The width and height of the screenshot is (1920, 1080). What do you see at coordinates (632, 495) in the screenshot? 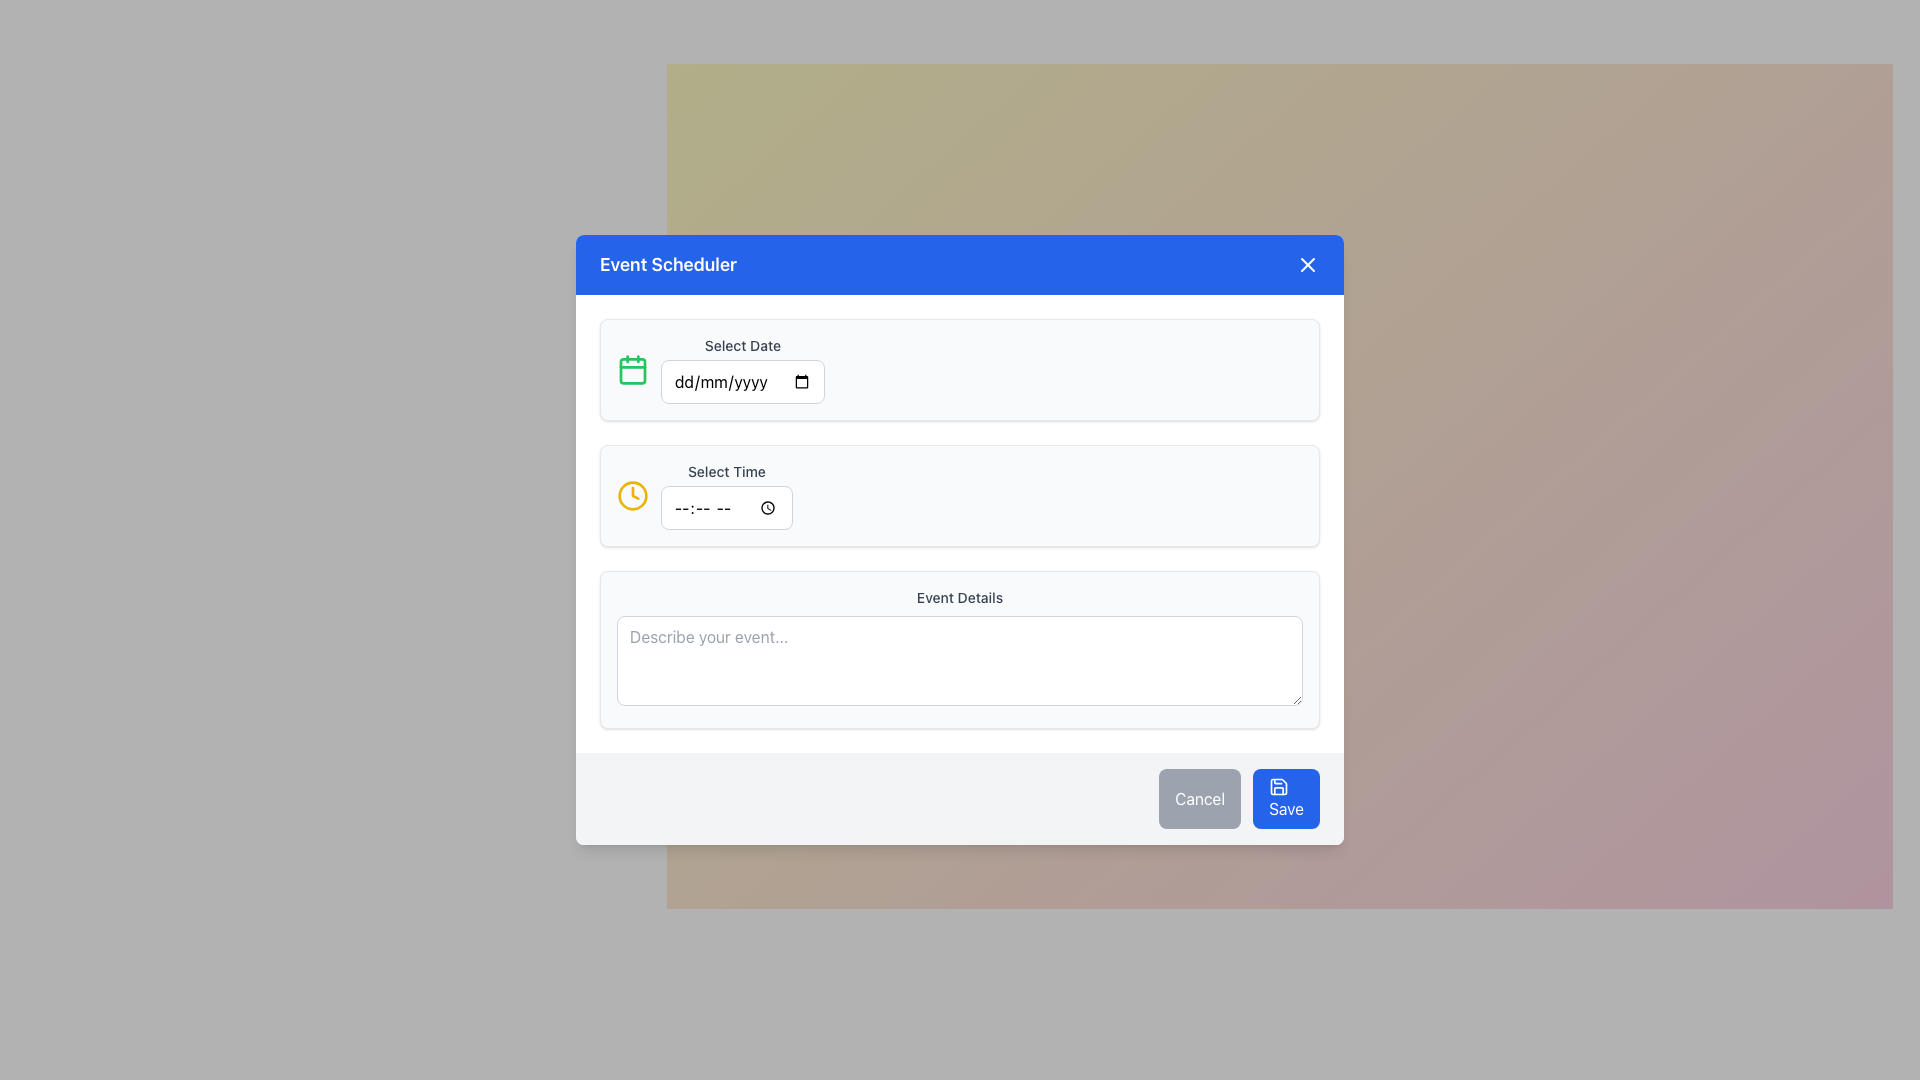
I see `the central circle of the clock icon, which has a yellow outline and is located near the 'Select Time' label in the Event Scheduler interface` at bounding box center [632, 495].